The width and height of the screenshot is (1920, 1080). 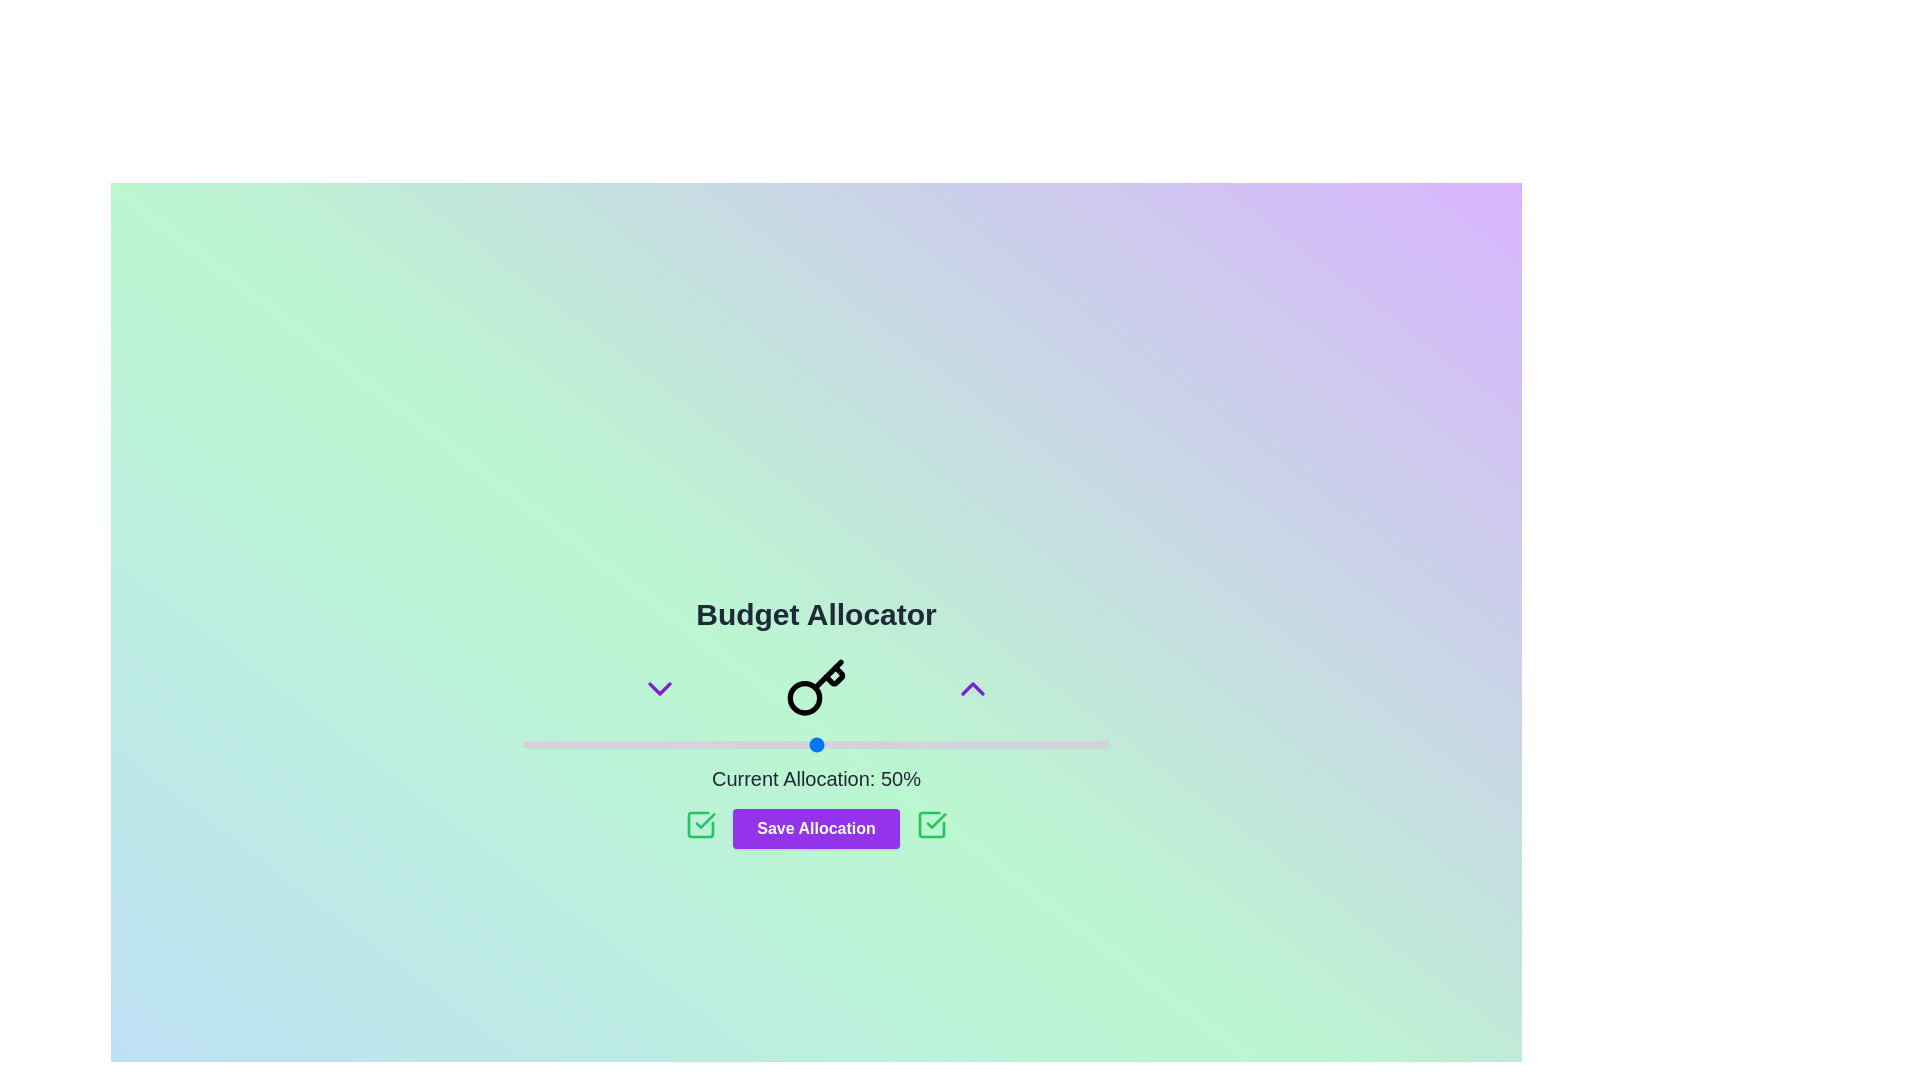 What do you see at coordinates (816, 829) in the screenshot?
I see `the 'Save Allocation' button to save the current budget allocation` at bounding box center [816, 829].